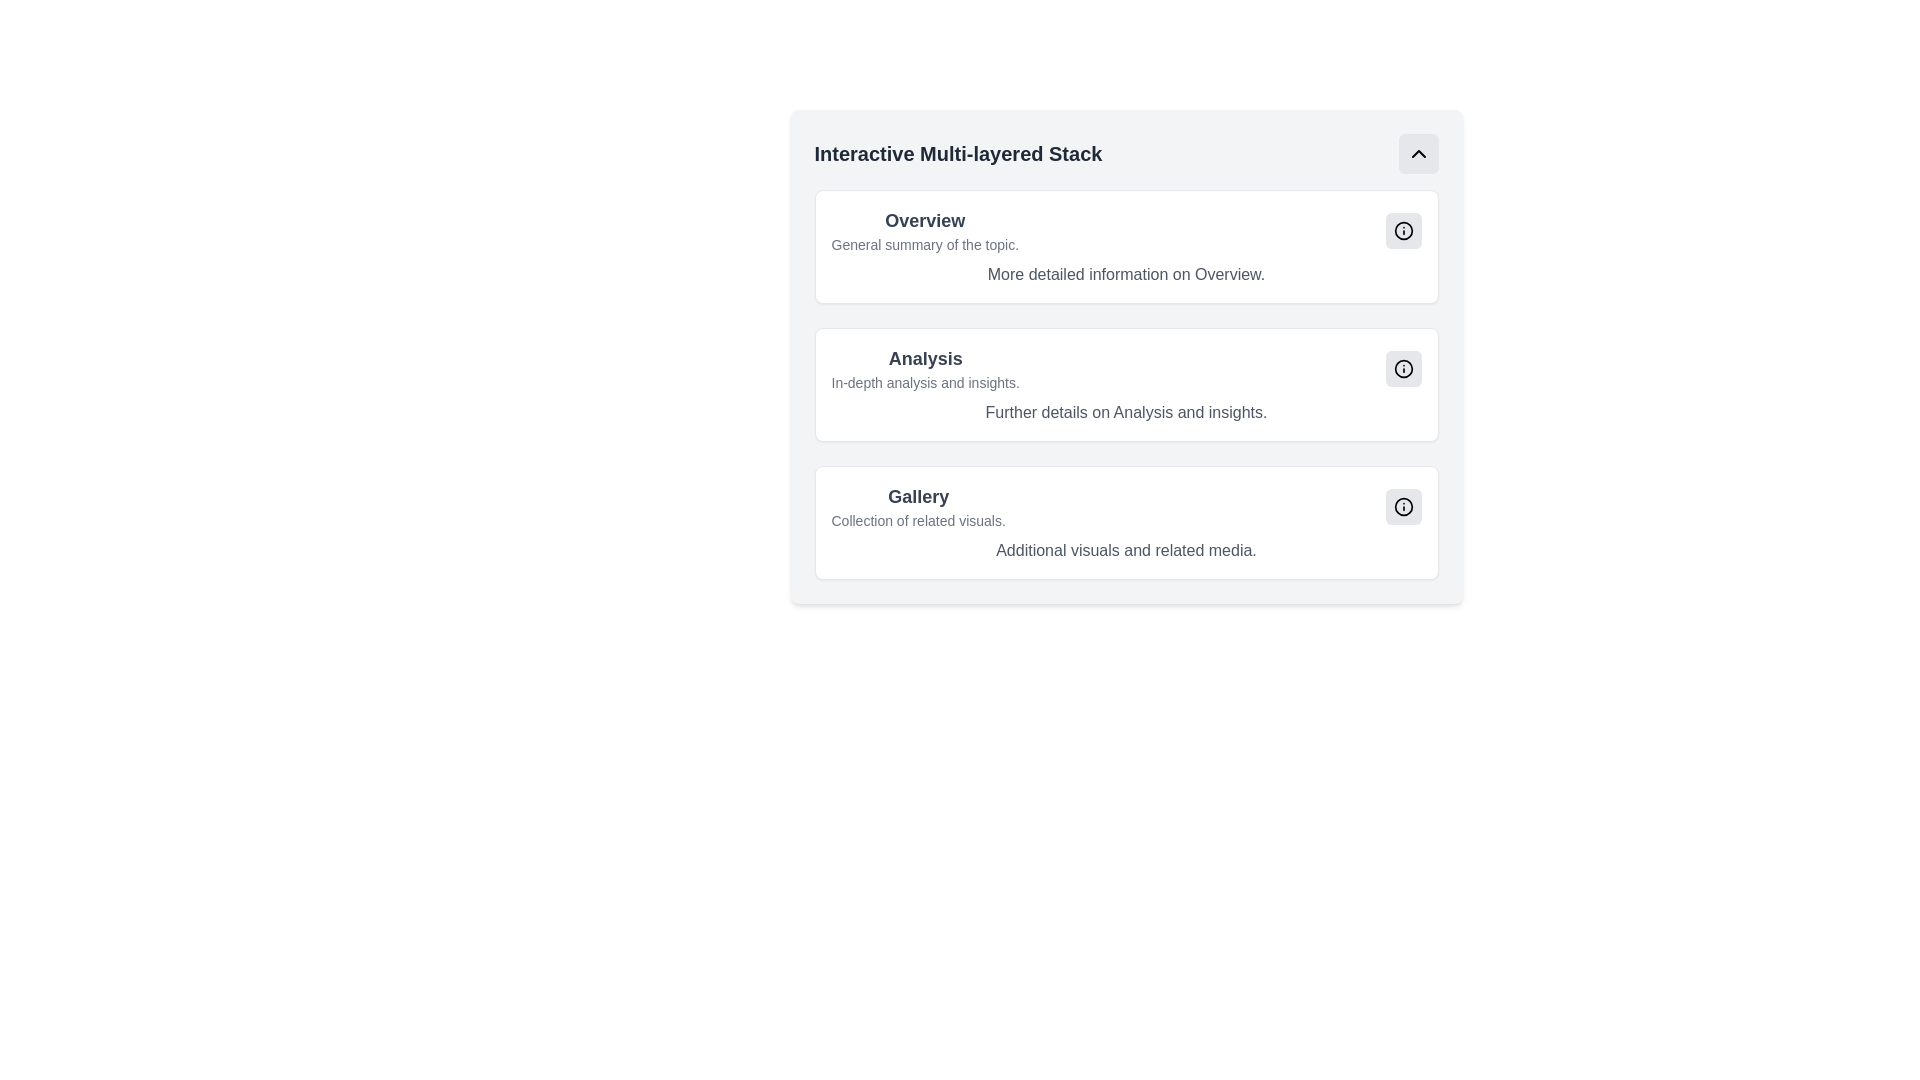 The image size is (1920, 1080). What do you see at coordinates (1402, 230) in the screenshot?
I see `the interactive information tooltip icon located at the right end of the 'Overview' section` at bounding box center [1402, 230].